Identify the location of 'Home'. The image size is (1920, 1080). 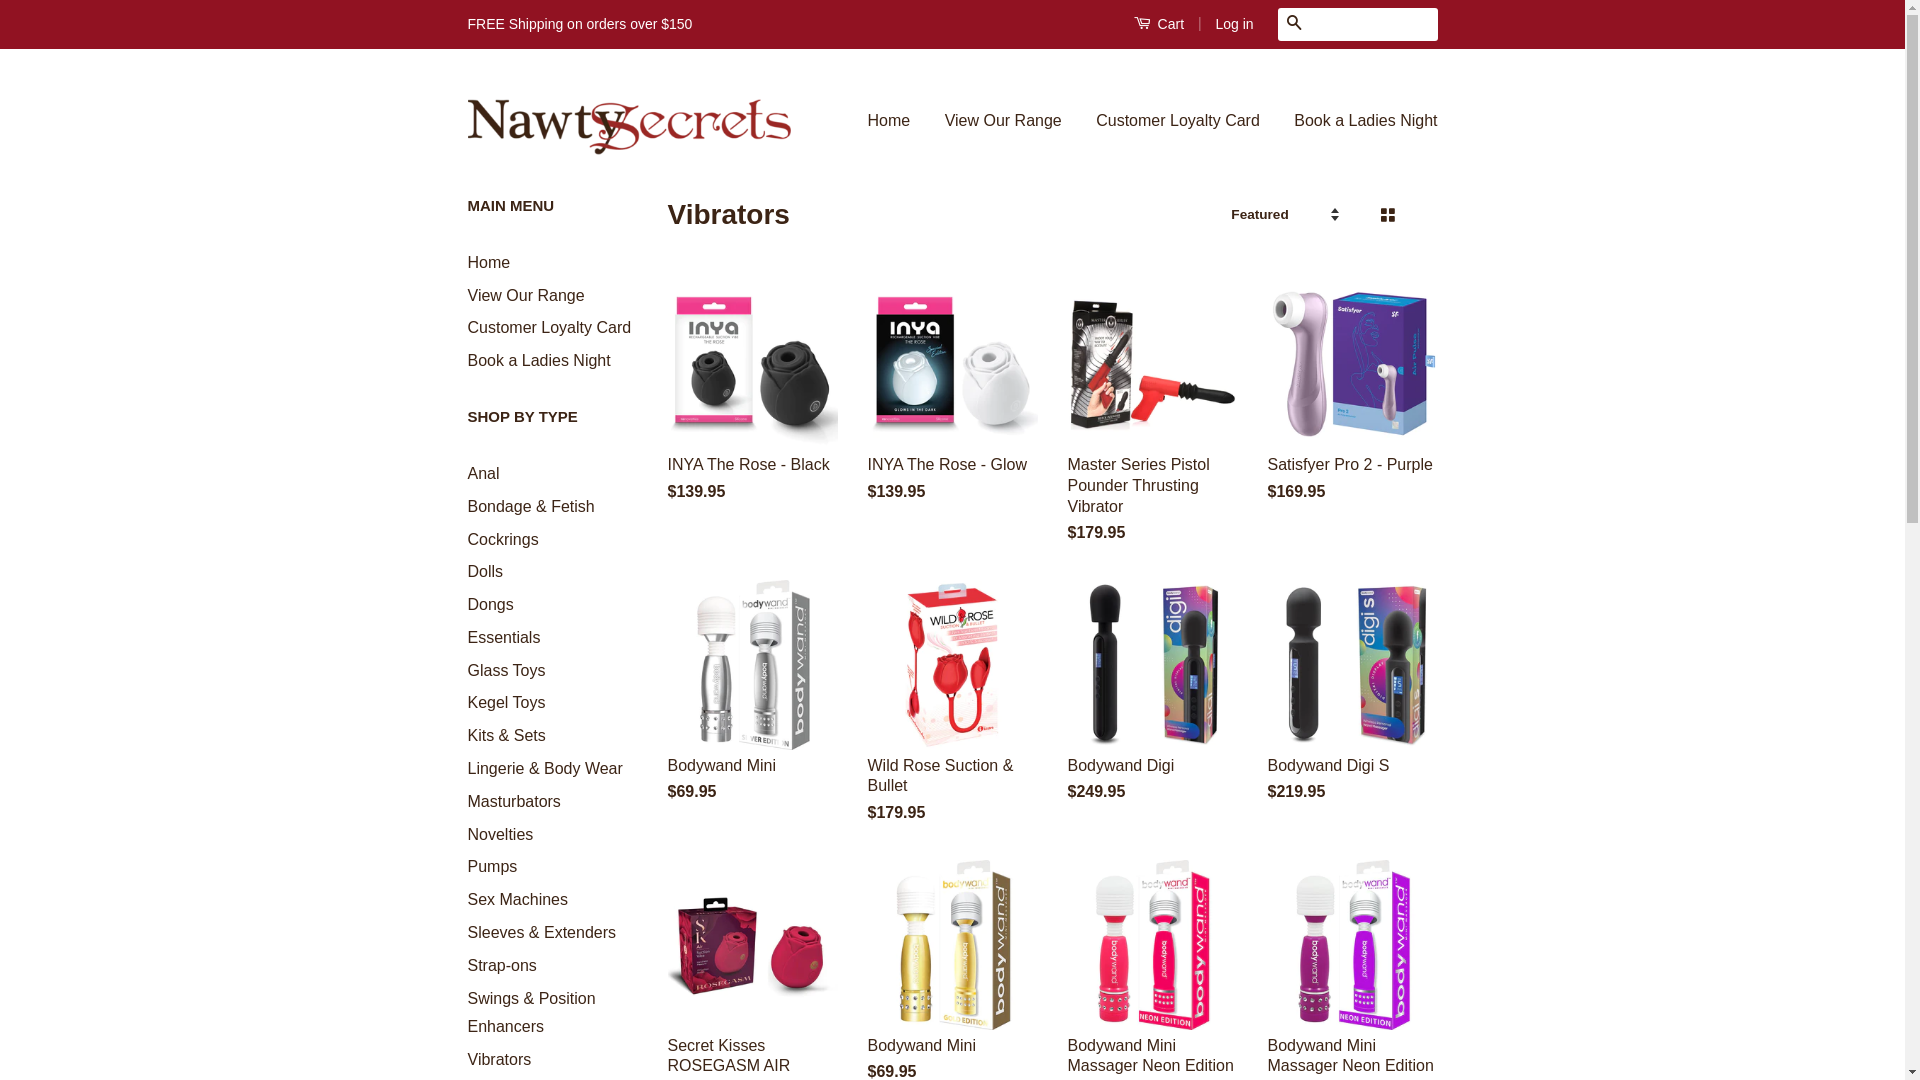
(489, 261).